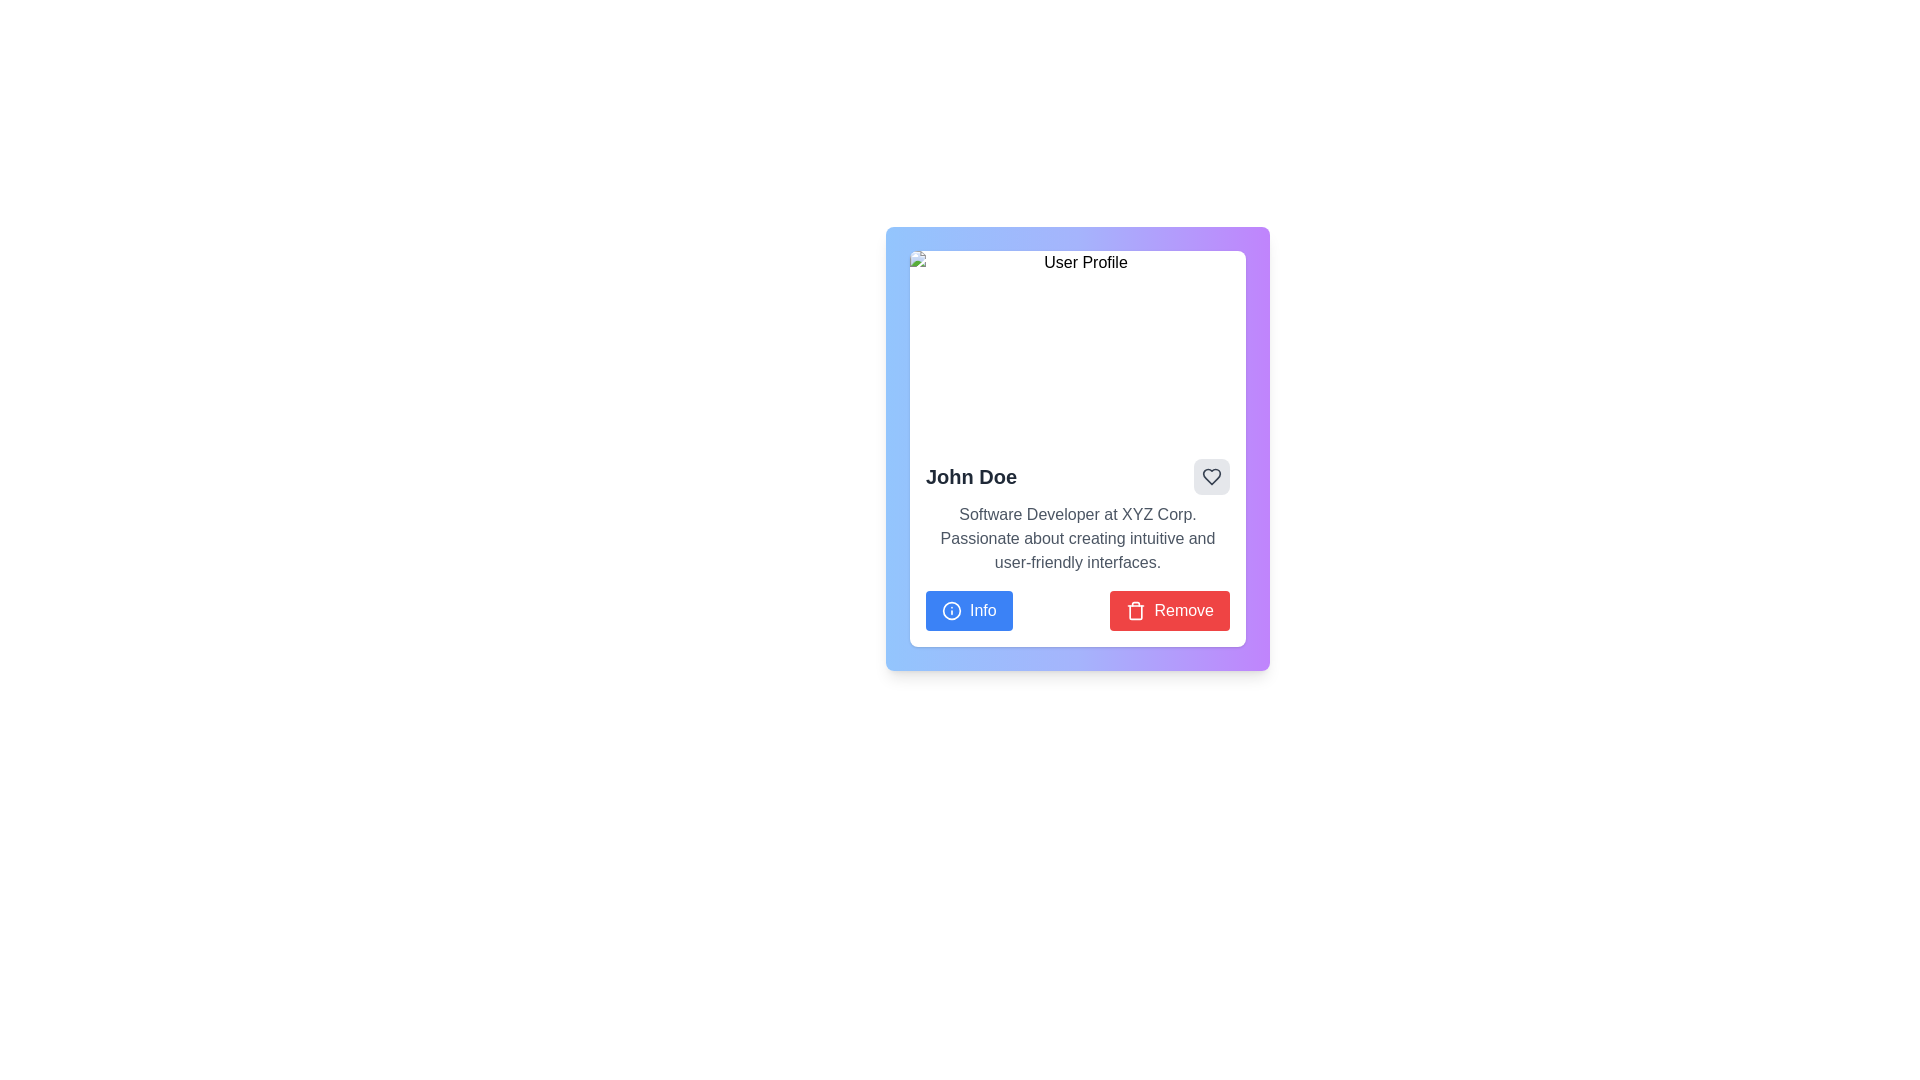 The image size is (1920, 1080). I want to click on text content displayed in the block describing the professional title and personal statement of 'John Doe', which is centrally located below the name and above the 'Info' and 'Remove' buttons, so click(1077, 538).